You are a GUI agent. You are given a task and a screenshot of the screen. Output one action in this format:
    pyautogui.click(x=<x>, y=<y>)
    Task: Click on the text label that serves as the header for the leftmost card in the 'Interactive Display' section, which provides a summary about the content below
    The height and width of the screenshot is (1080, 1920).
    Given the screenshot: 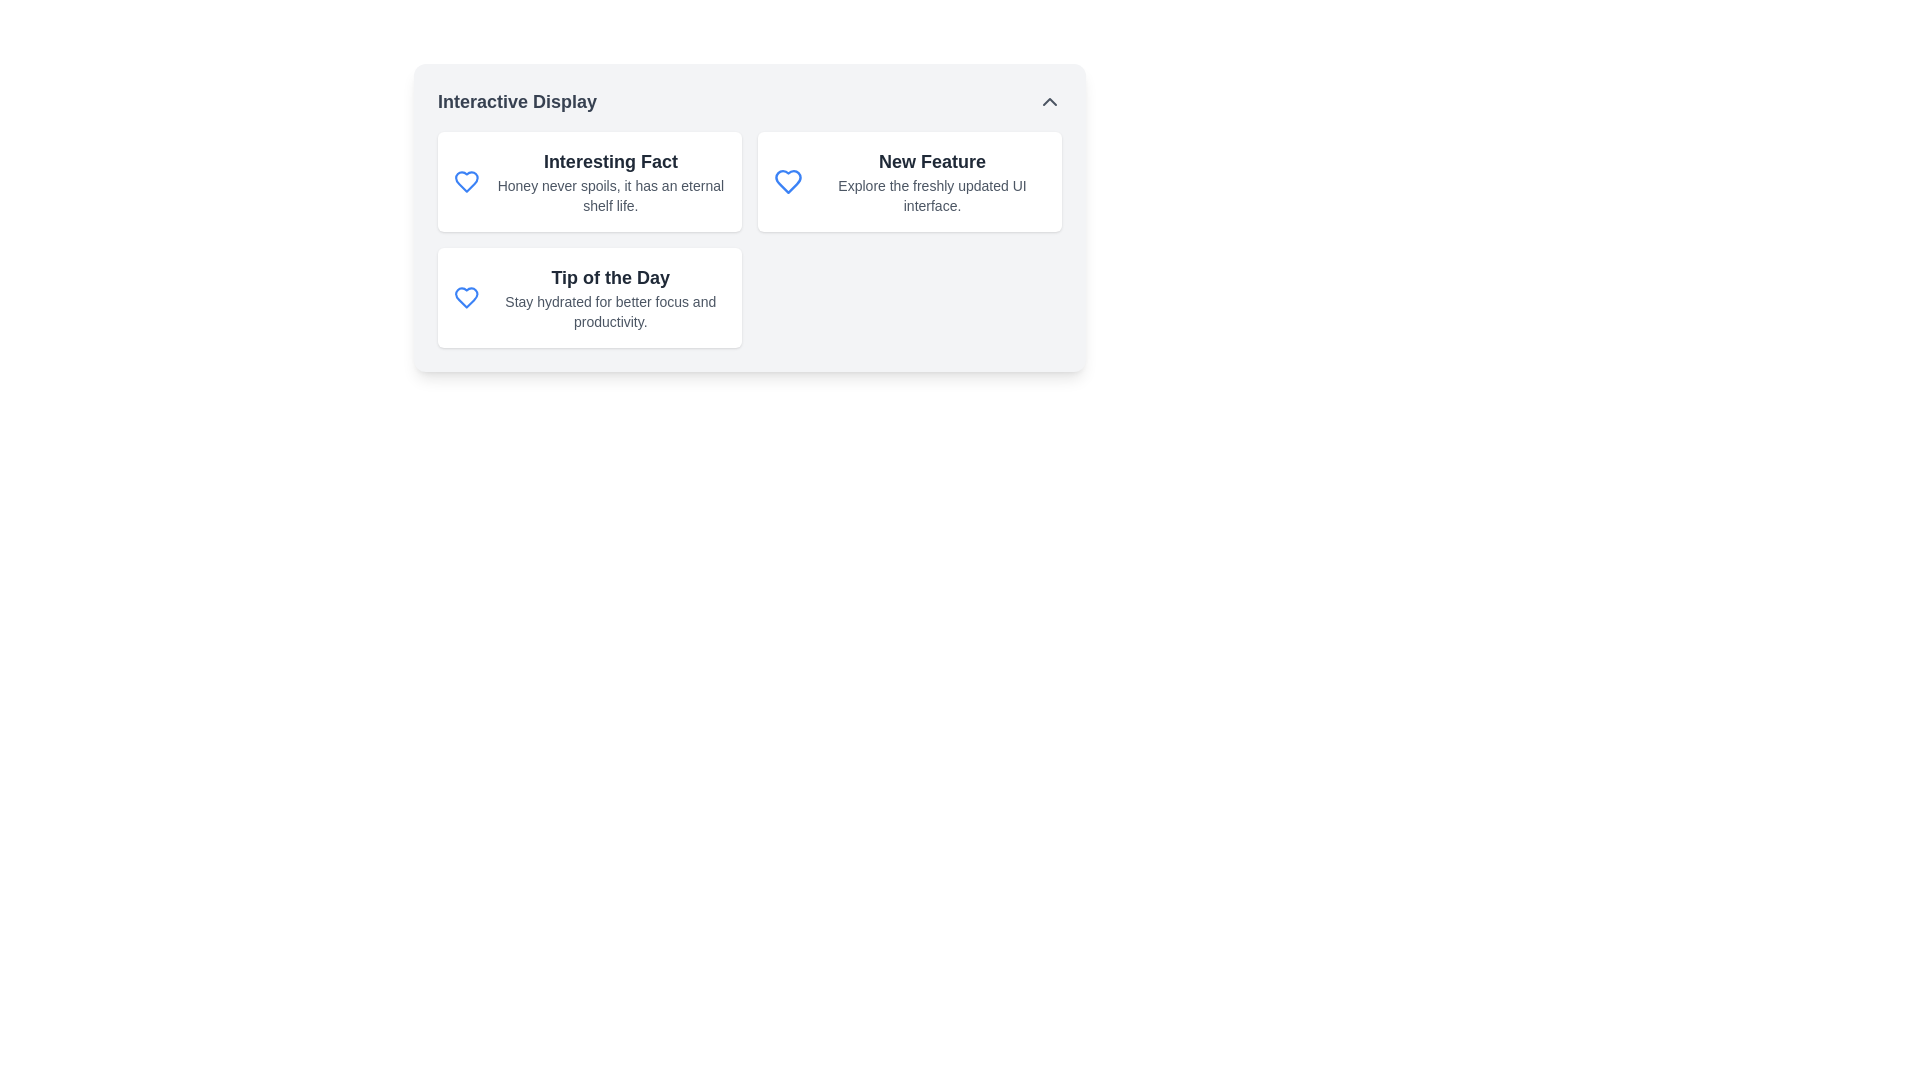 What is the action you would take?
    pyautogui.click(x=609, y=161)
    